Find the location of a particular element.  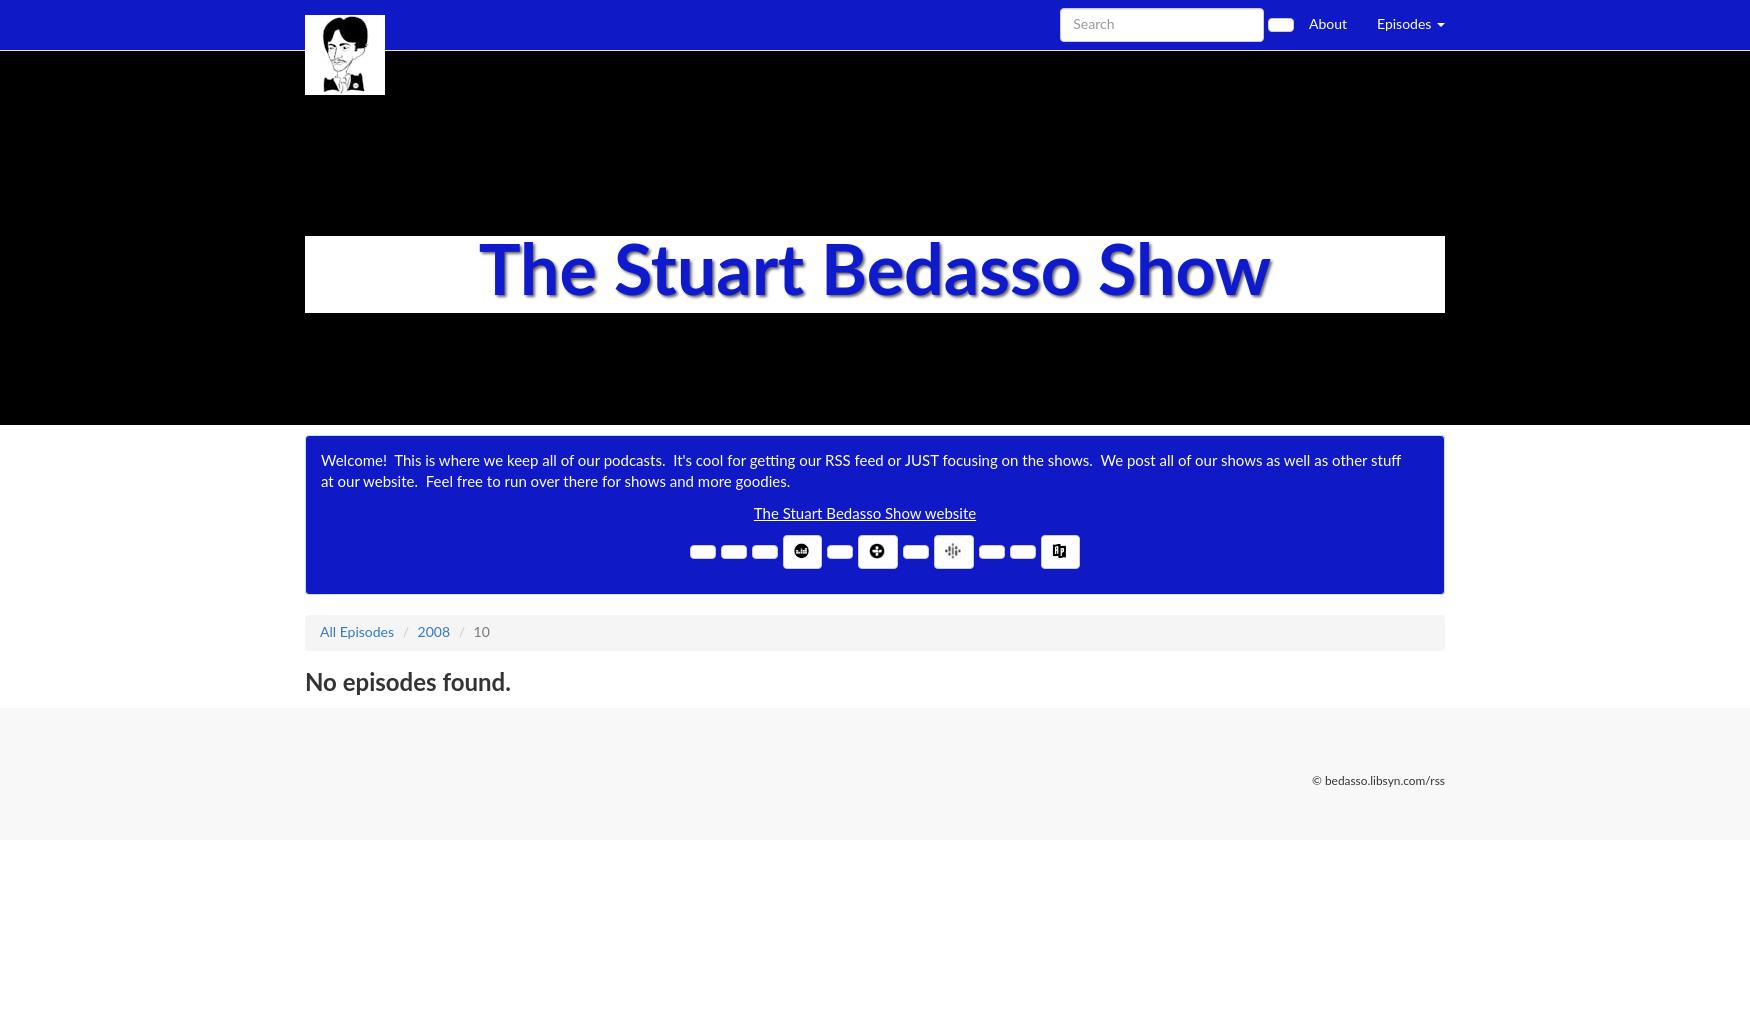

'No episodes found.' is located at coordinates (406, 683).